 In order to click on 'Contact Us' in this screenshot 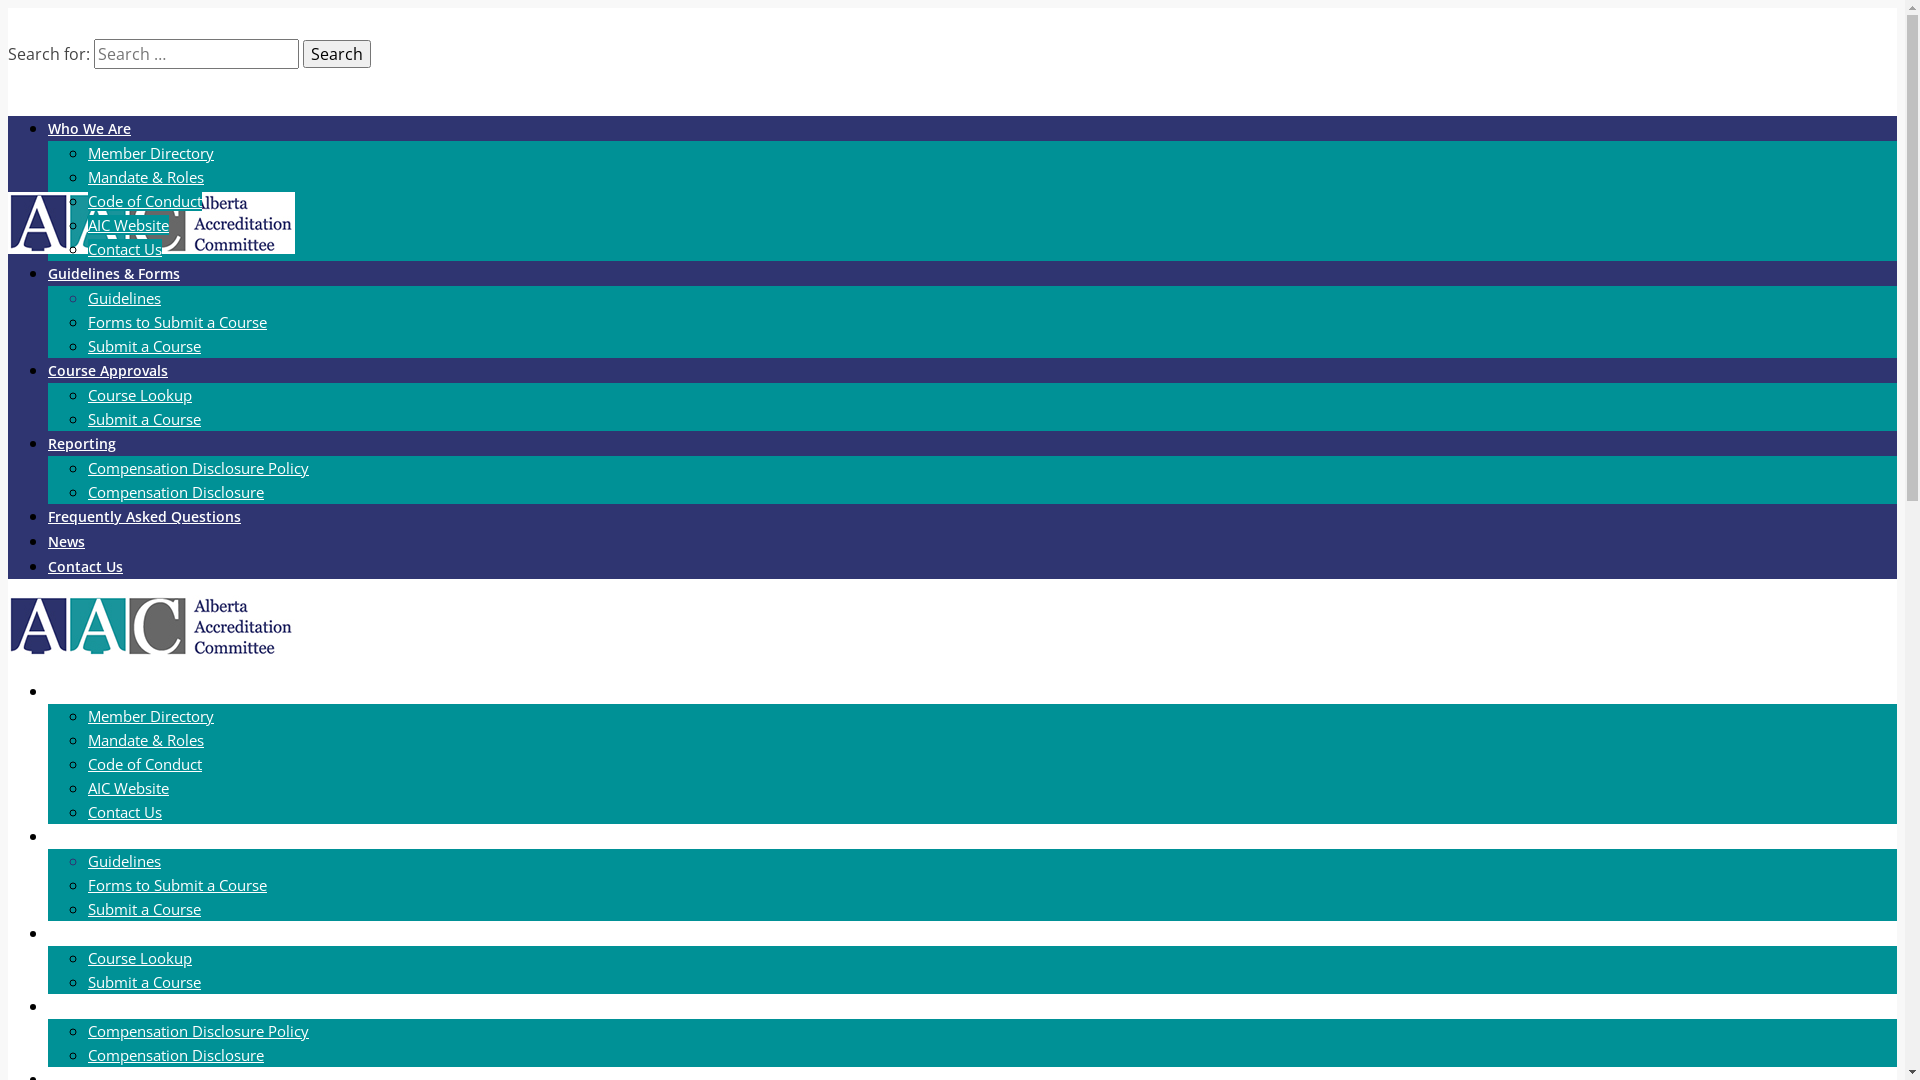, I will do `click(86, 812)`.